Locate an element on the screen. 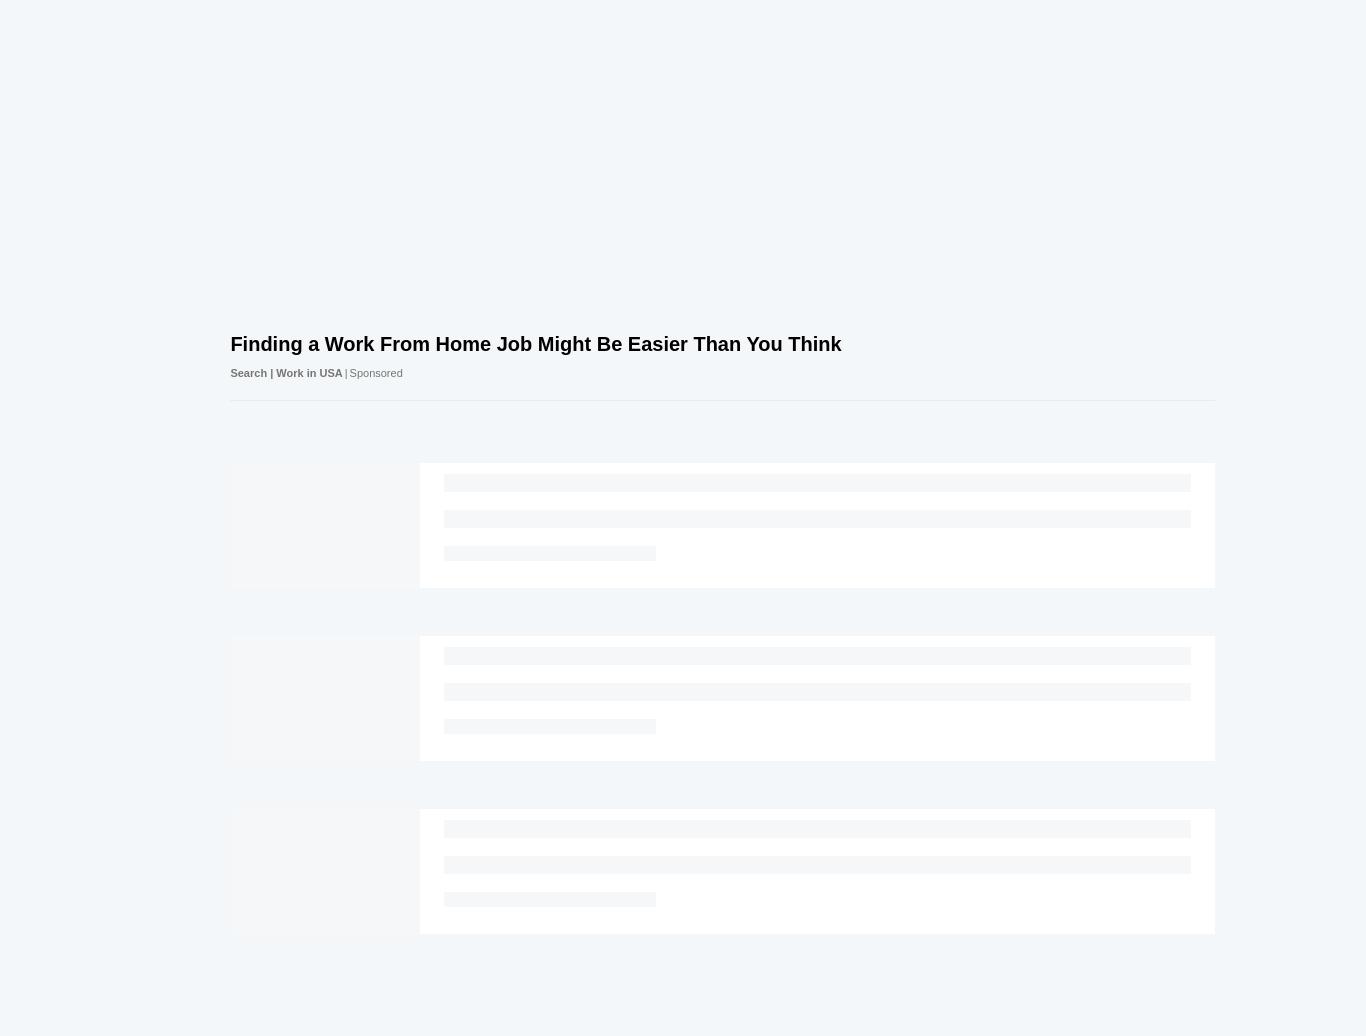  '© Future Publishing Limited Quay House, The Ambury, Bath BA1 1UA.' is located at coordinates (509, 779).